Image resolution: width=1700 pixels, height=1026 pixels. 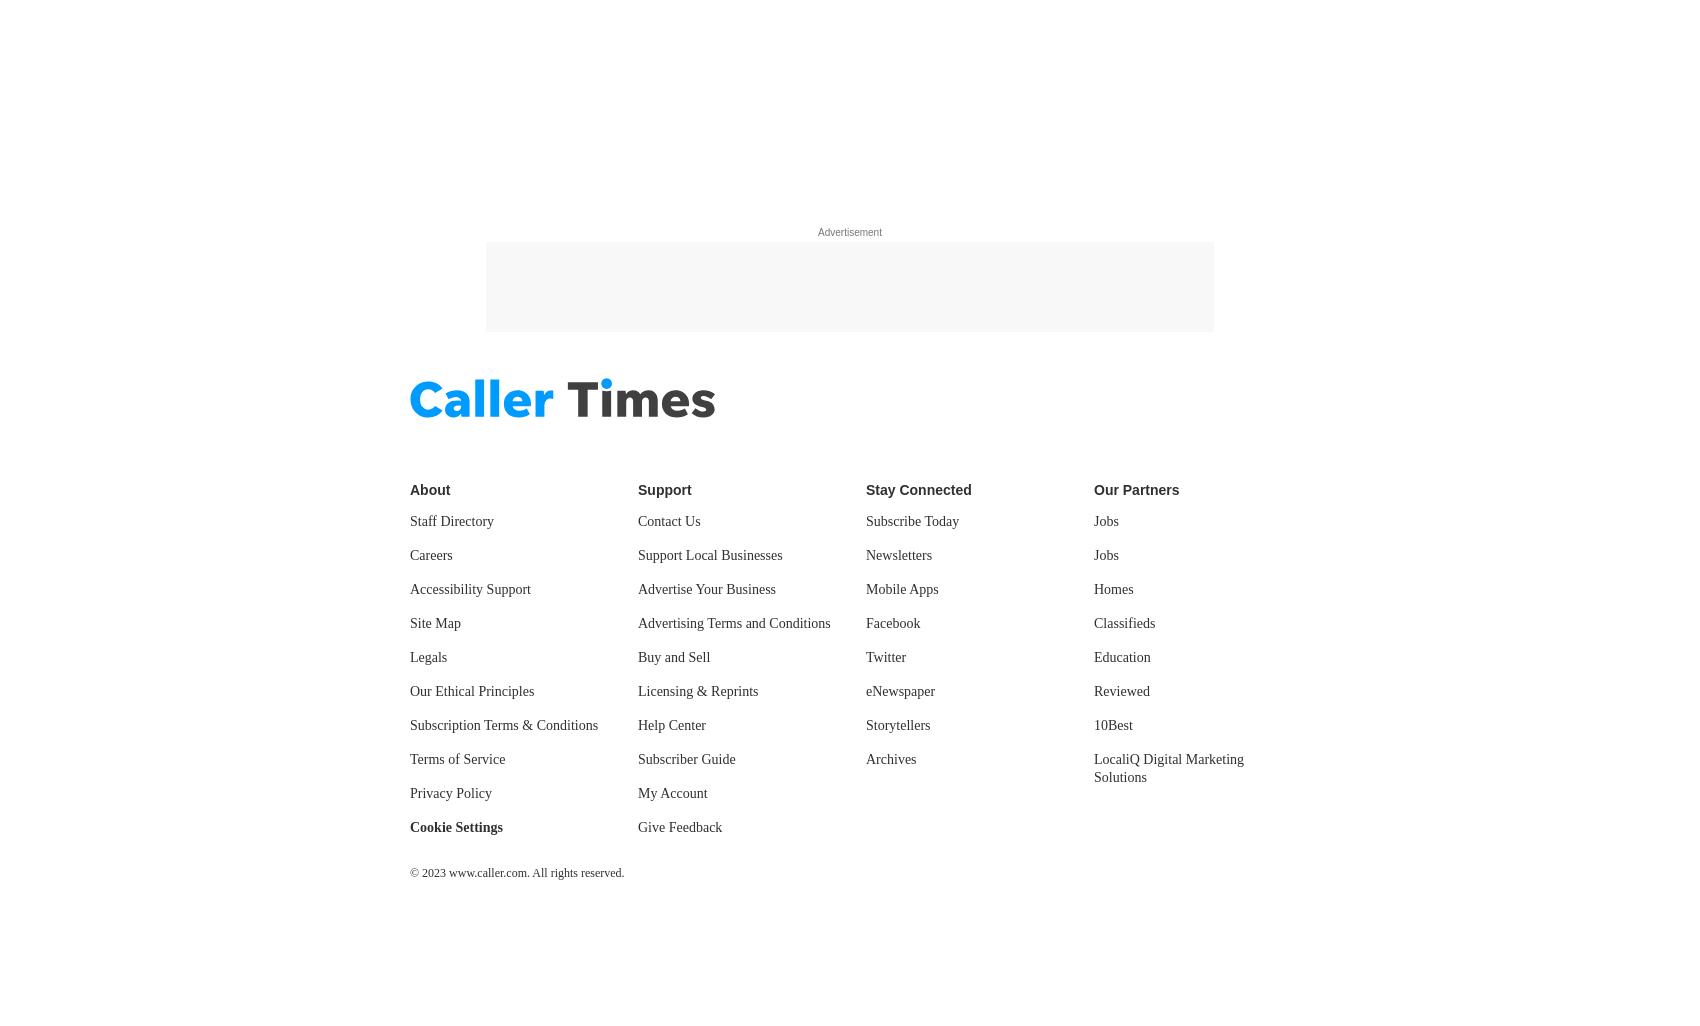 What do you see at coordinates (457, 759) in the screenshot?
I see `'Terms of Service'` at bounding box center [457, 759].